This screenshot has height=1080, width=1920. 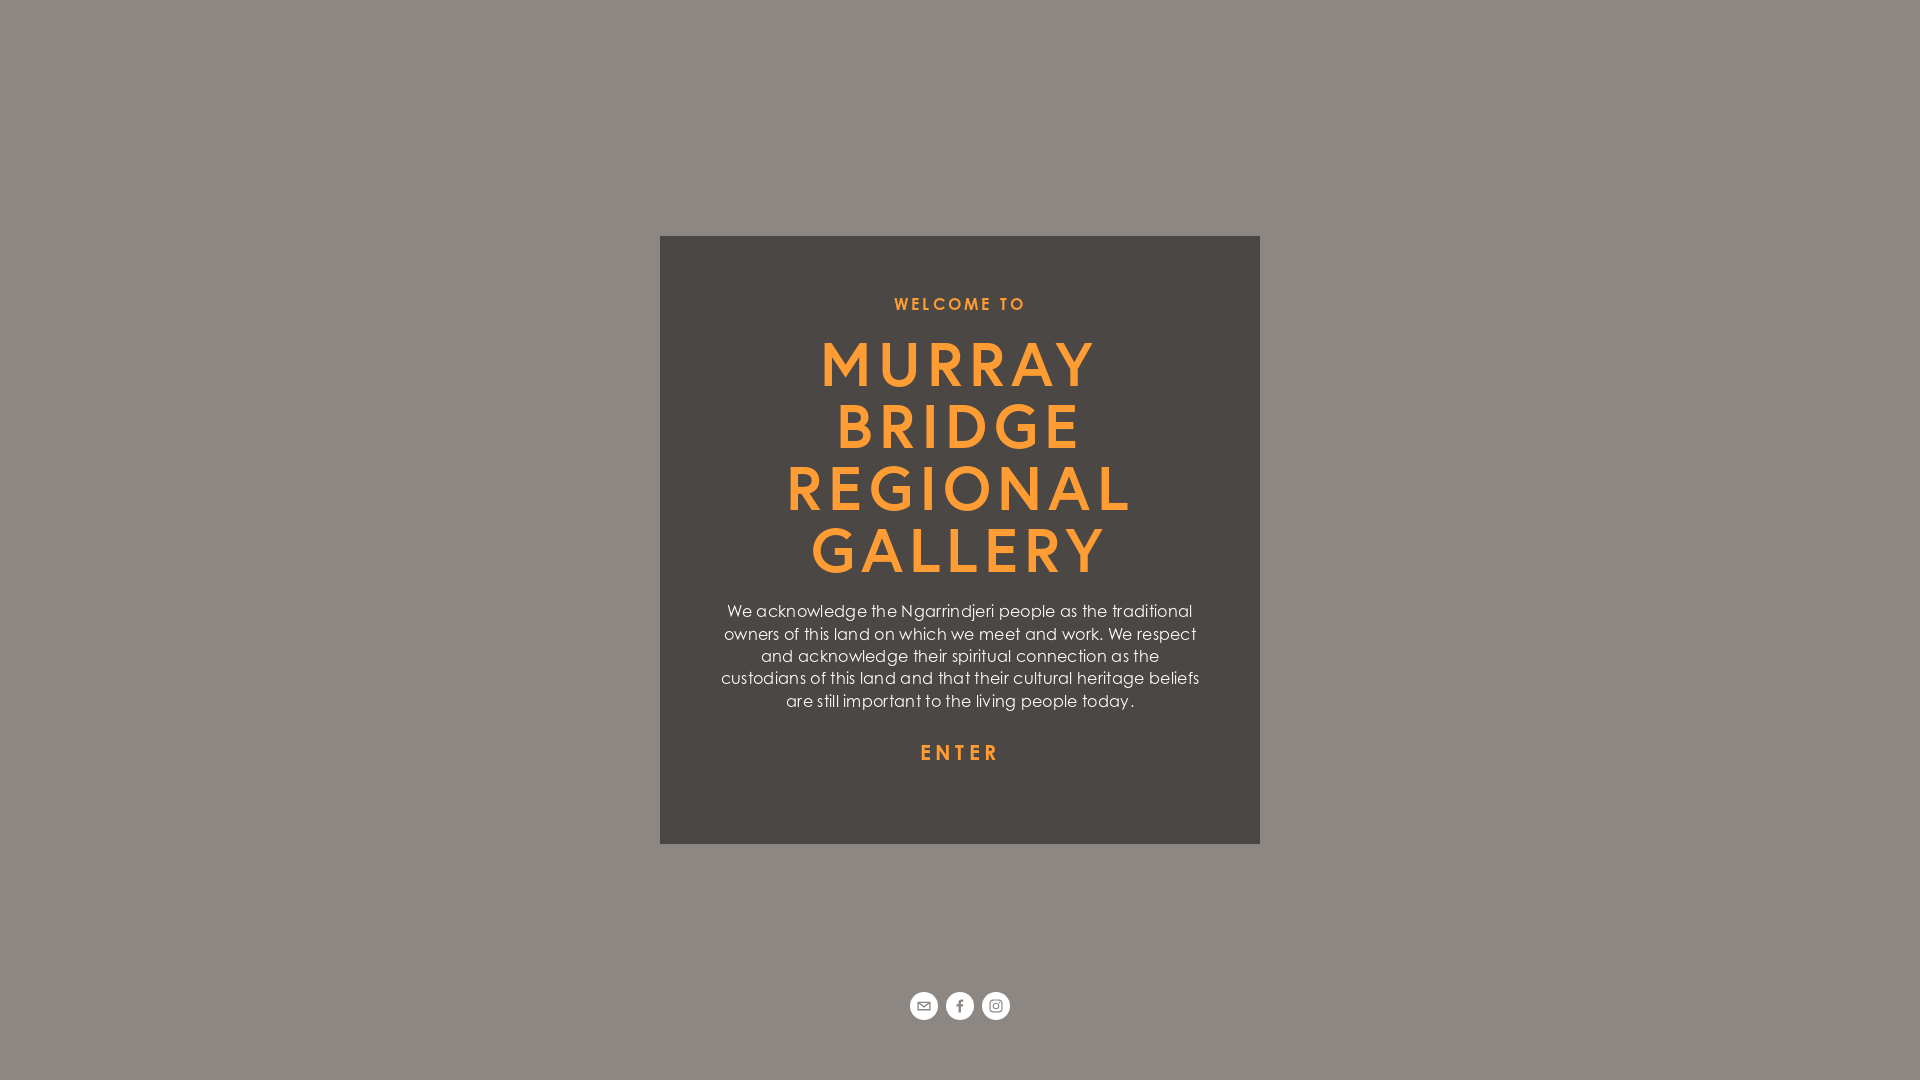 What do you see at coordinates (960, 752) in the screenshot?
I see `'ENTER'` at bounding box center [960, 752].